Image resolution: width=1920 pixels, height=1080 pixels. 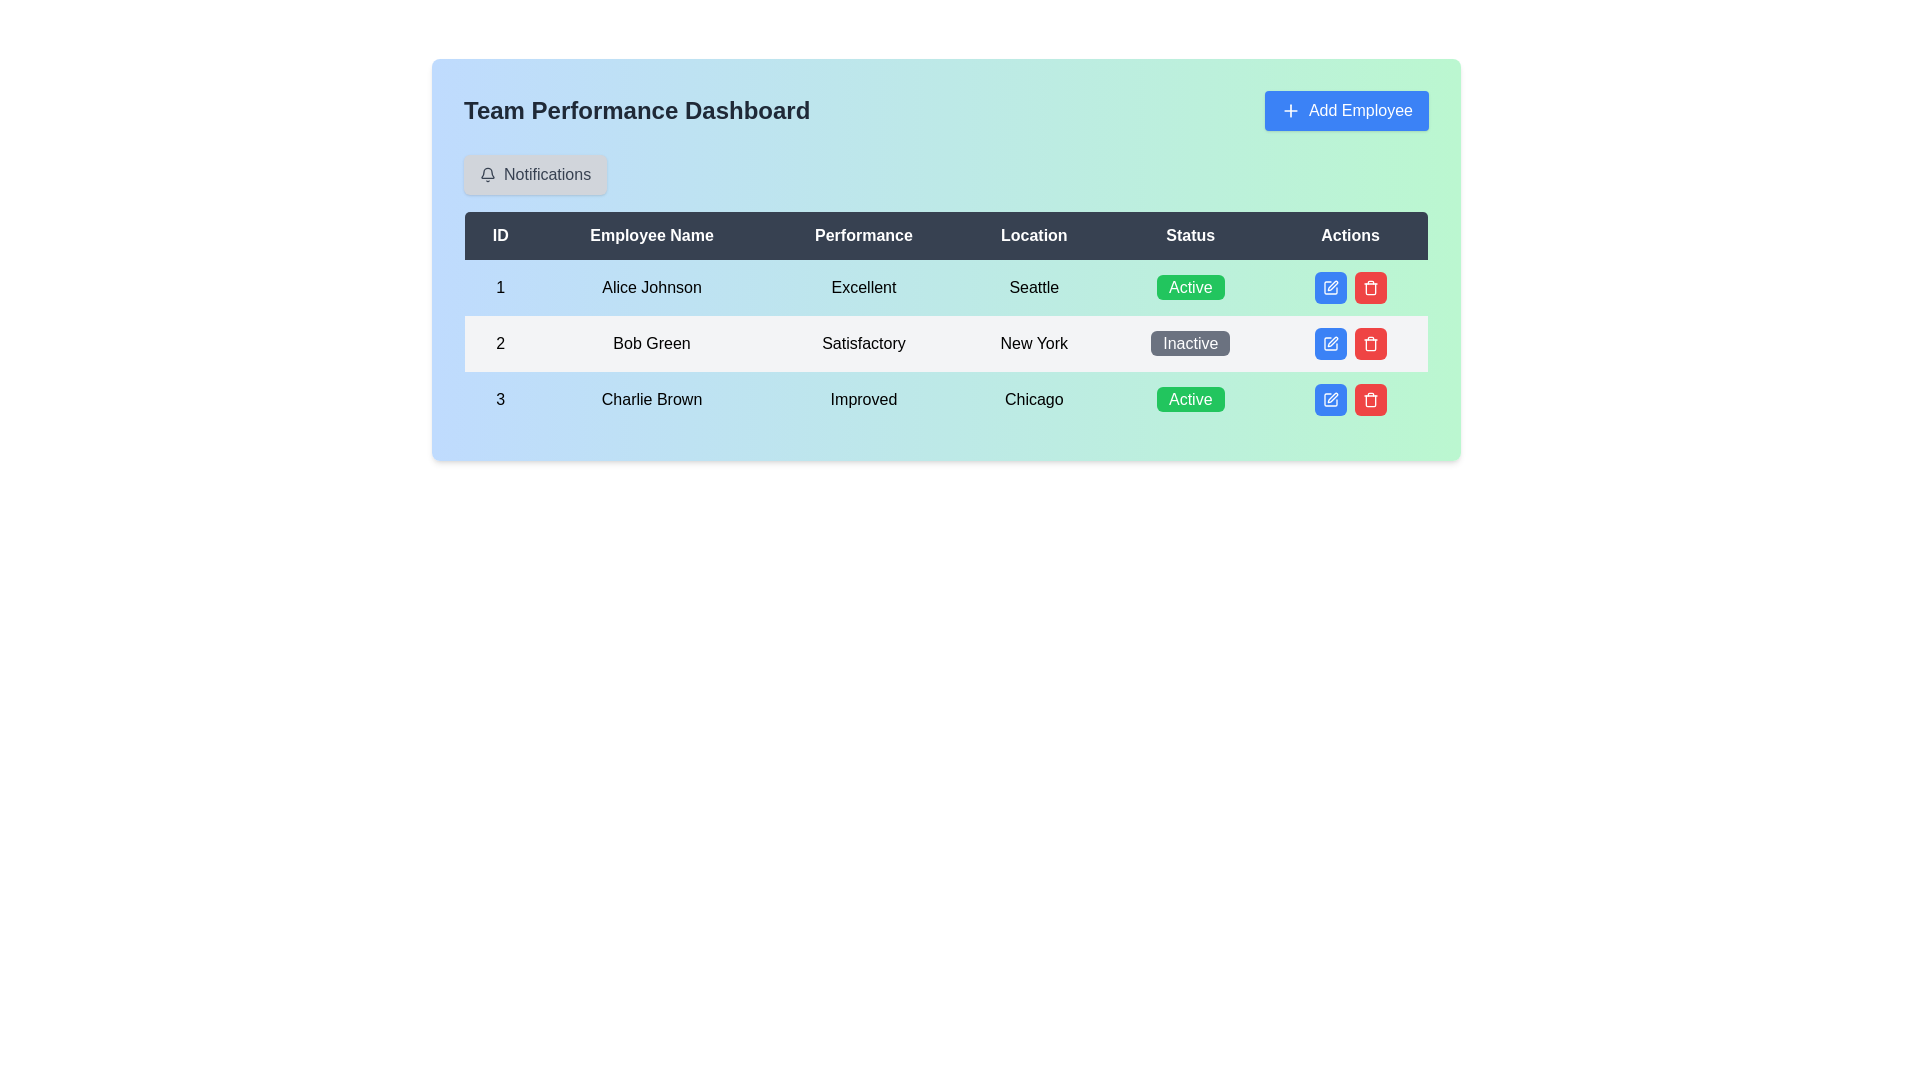 I want to click on the green button-like label containing the text 'Active' in white, located in the 'Status' column of the third row corresponding to 'Charlie Brown' in the employee details table, so click(x=1190, y=400).